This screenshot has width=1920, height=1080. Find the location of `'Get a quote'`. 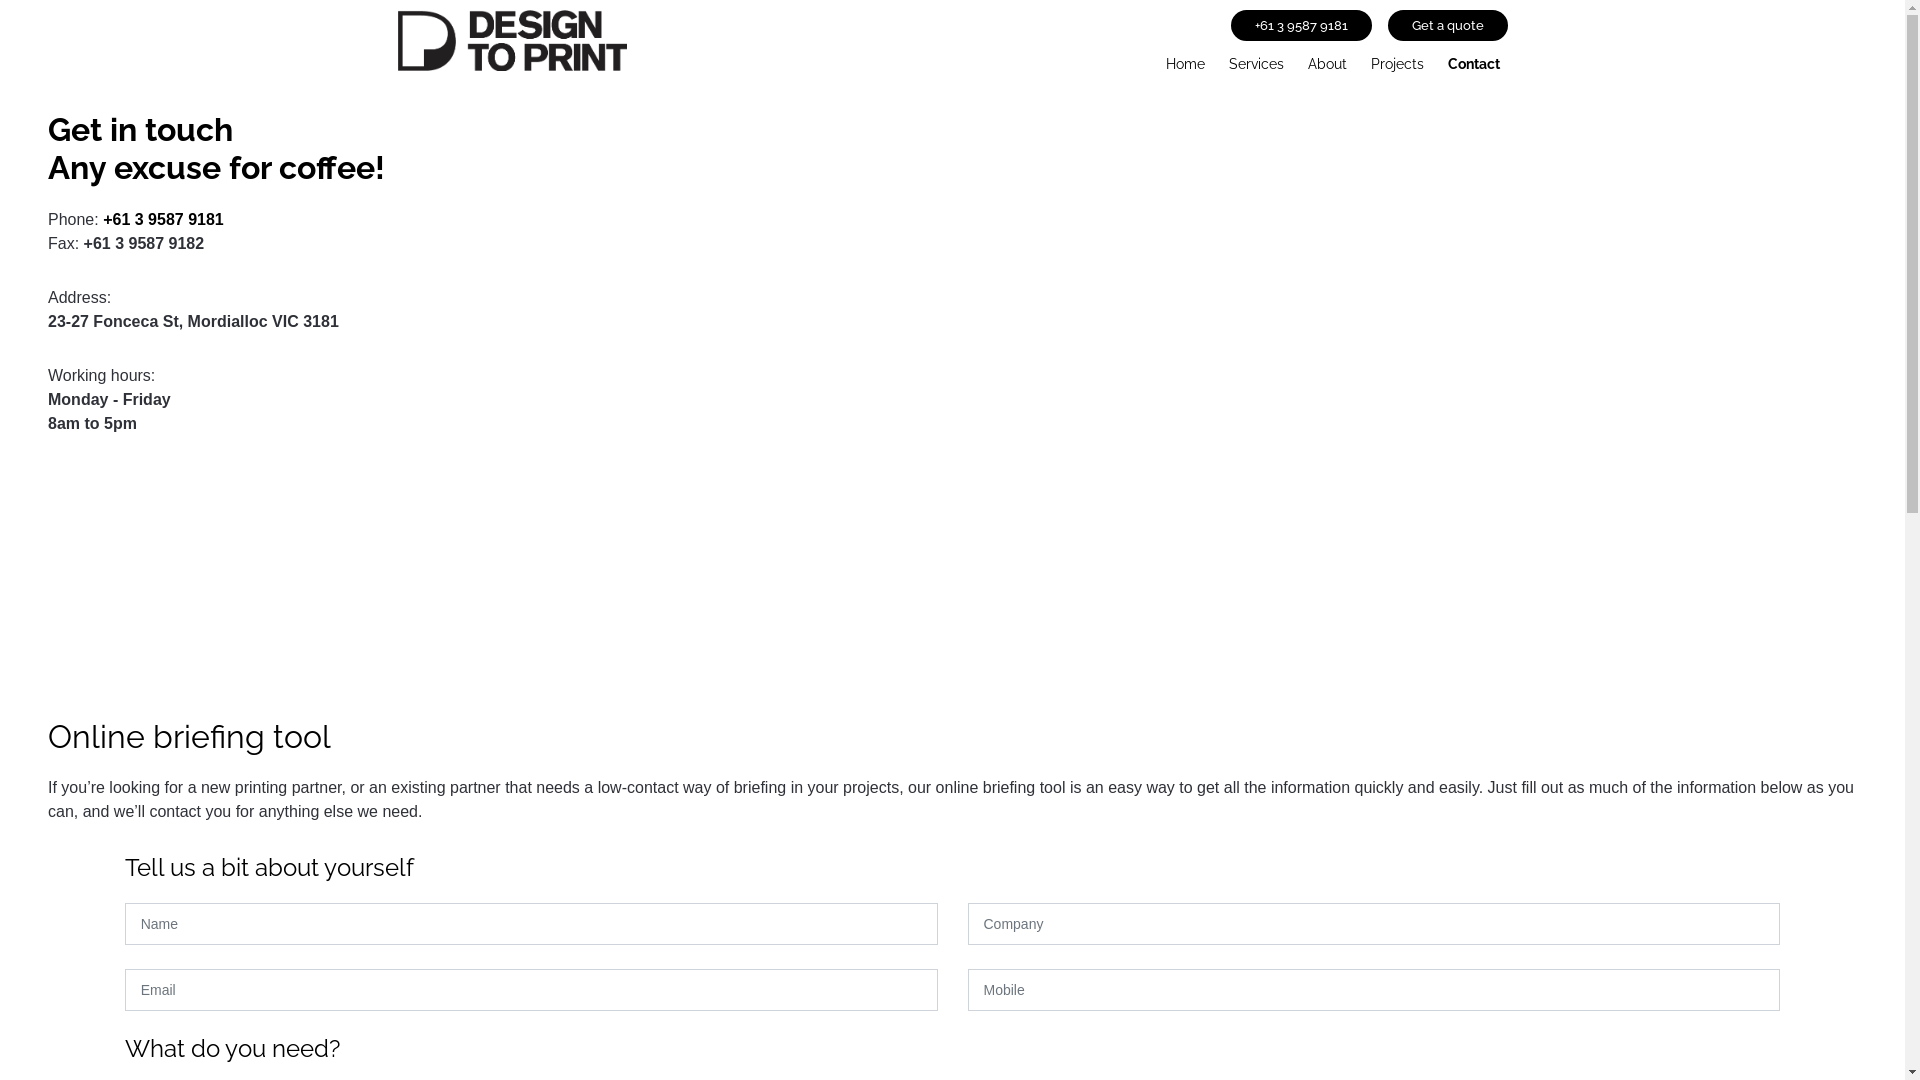

'Get a quote' is located at coordinates (1448, 25).